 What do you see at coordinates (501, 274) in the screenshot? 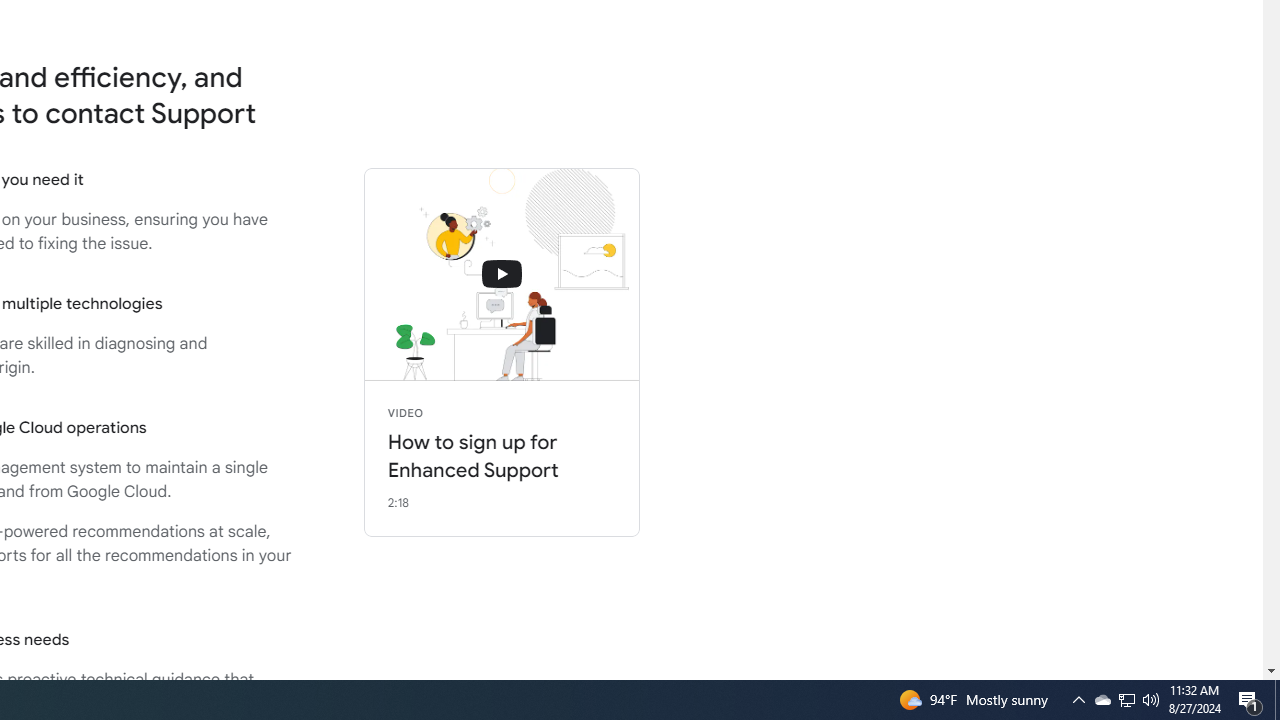
I see `'connecting with support'` at bounding box center [501, 274].